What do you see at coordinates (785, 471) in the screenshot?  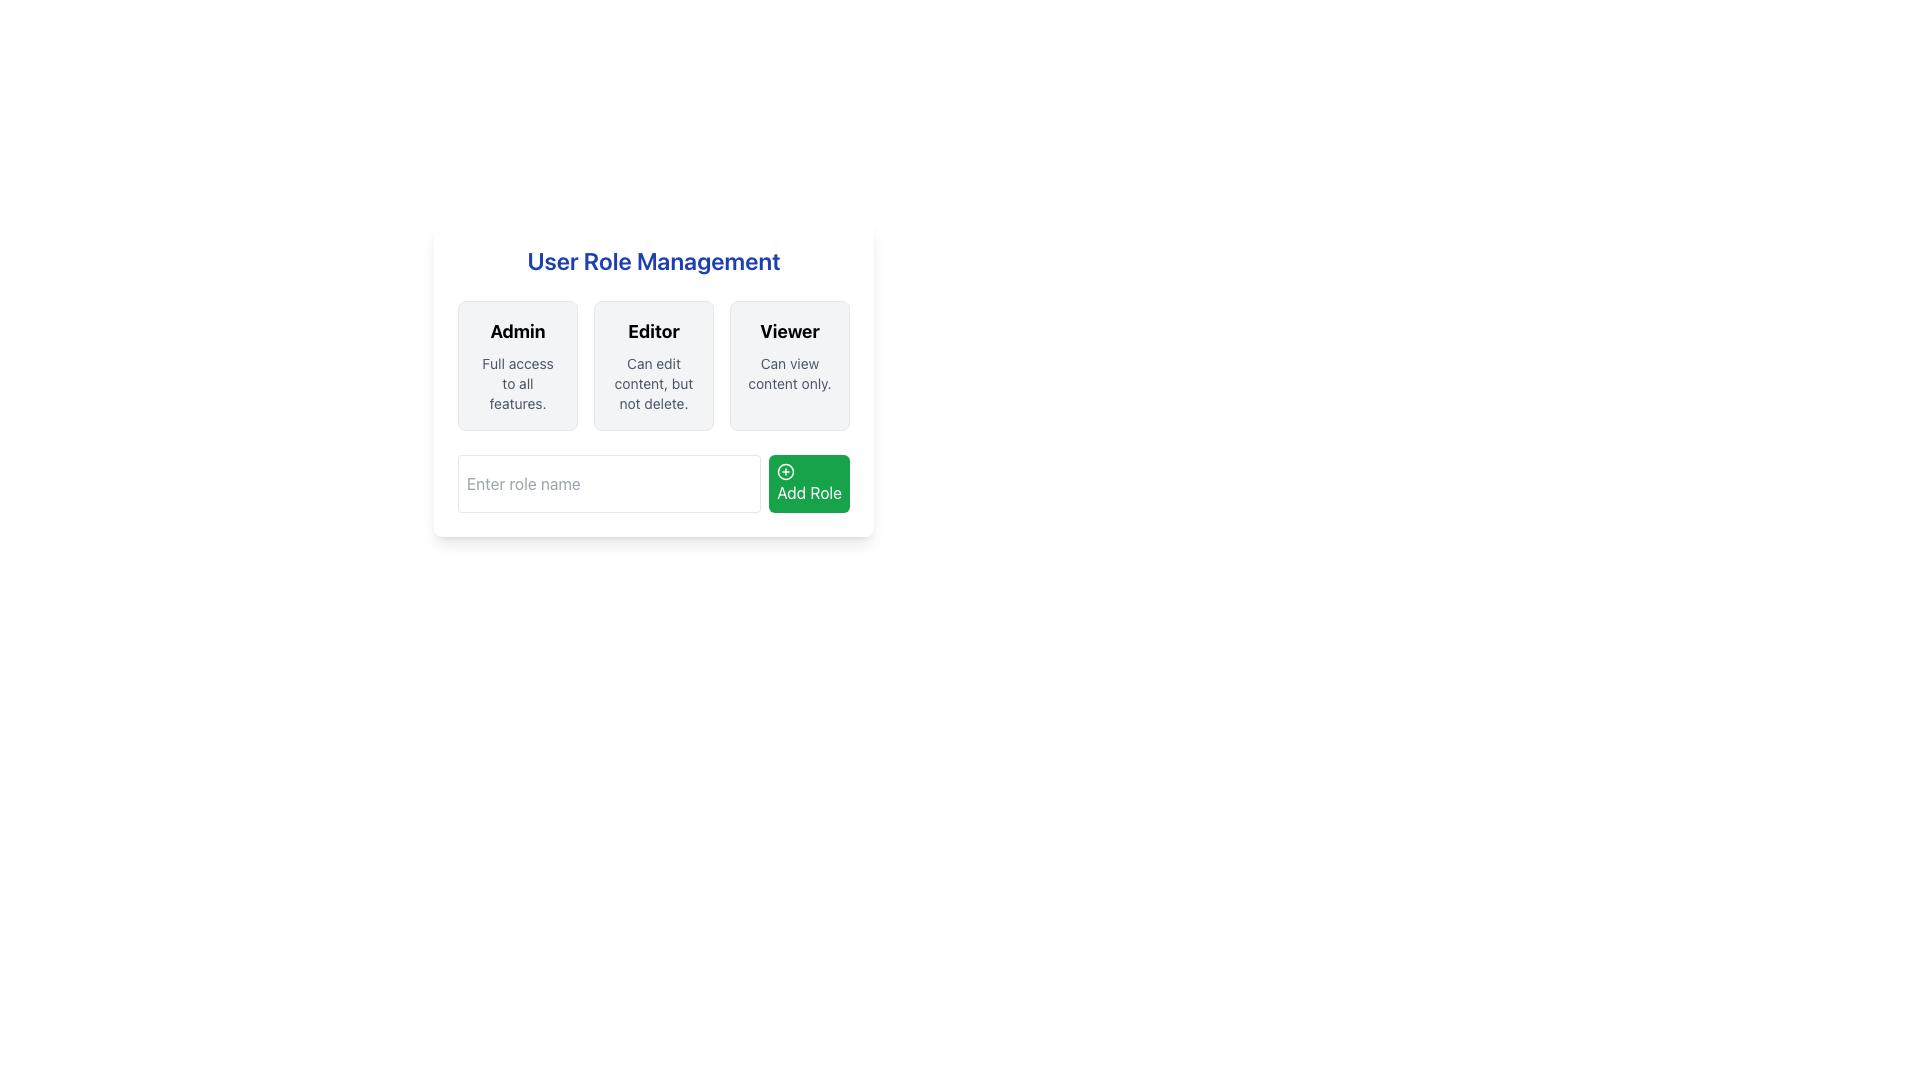 I see `the 'Add Role' button icon located in the lower right corner of the main form interface` at bounding box center [785, 471].